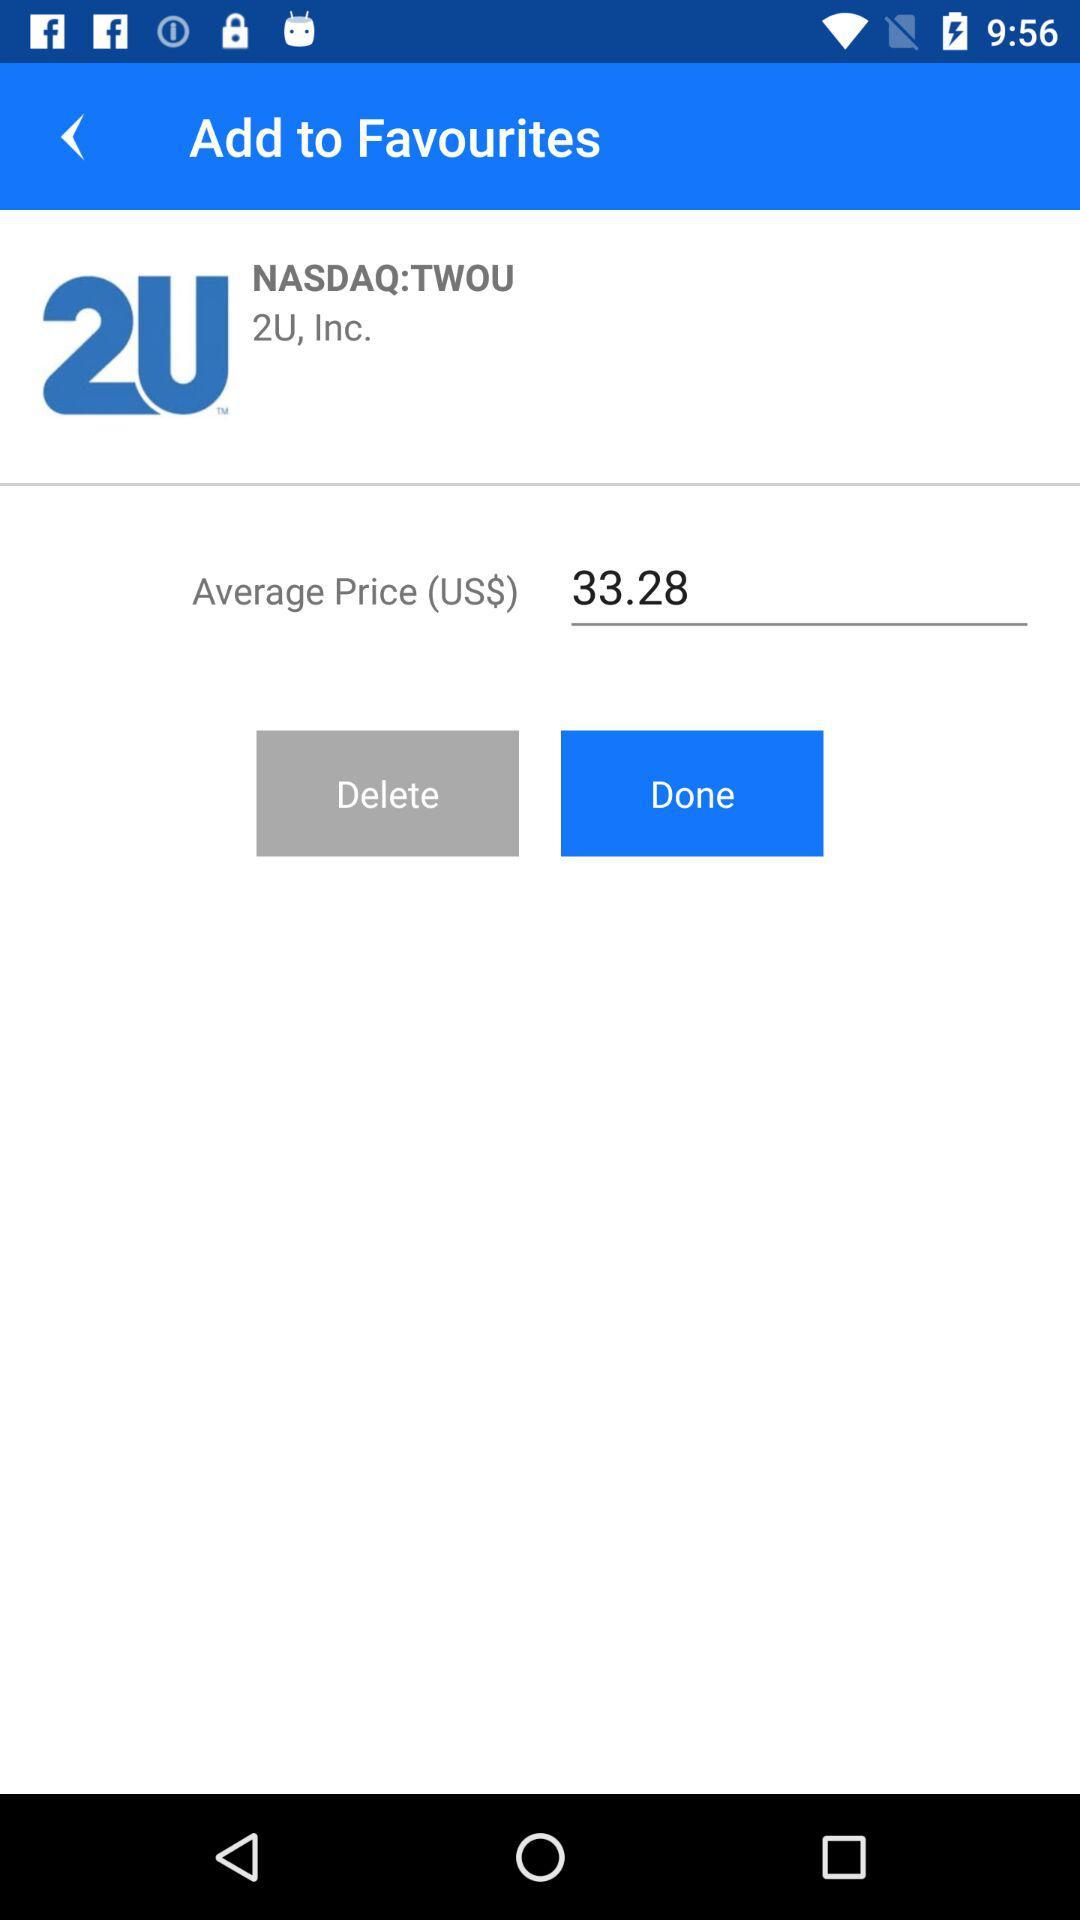 Image resolution: width=1080 pixels, height=1920 pixels. I want to click on the icon next to the delete, so click(691, 792).